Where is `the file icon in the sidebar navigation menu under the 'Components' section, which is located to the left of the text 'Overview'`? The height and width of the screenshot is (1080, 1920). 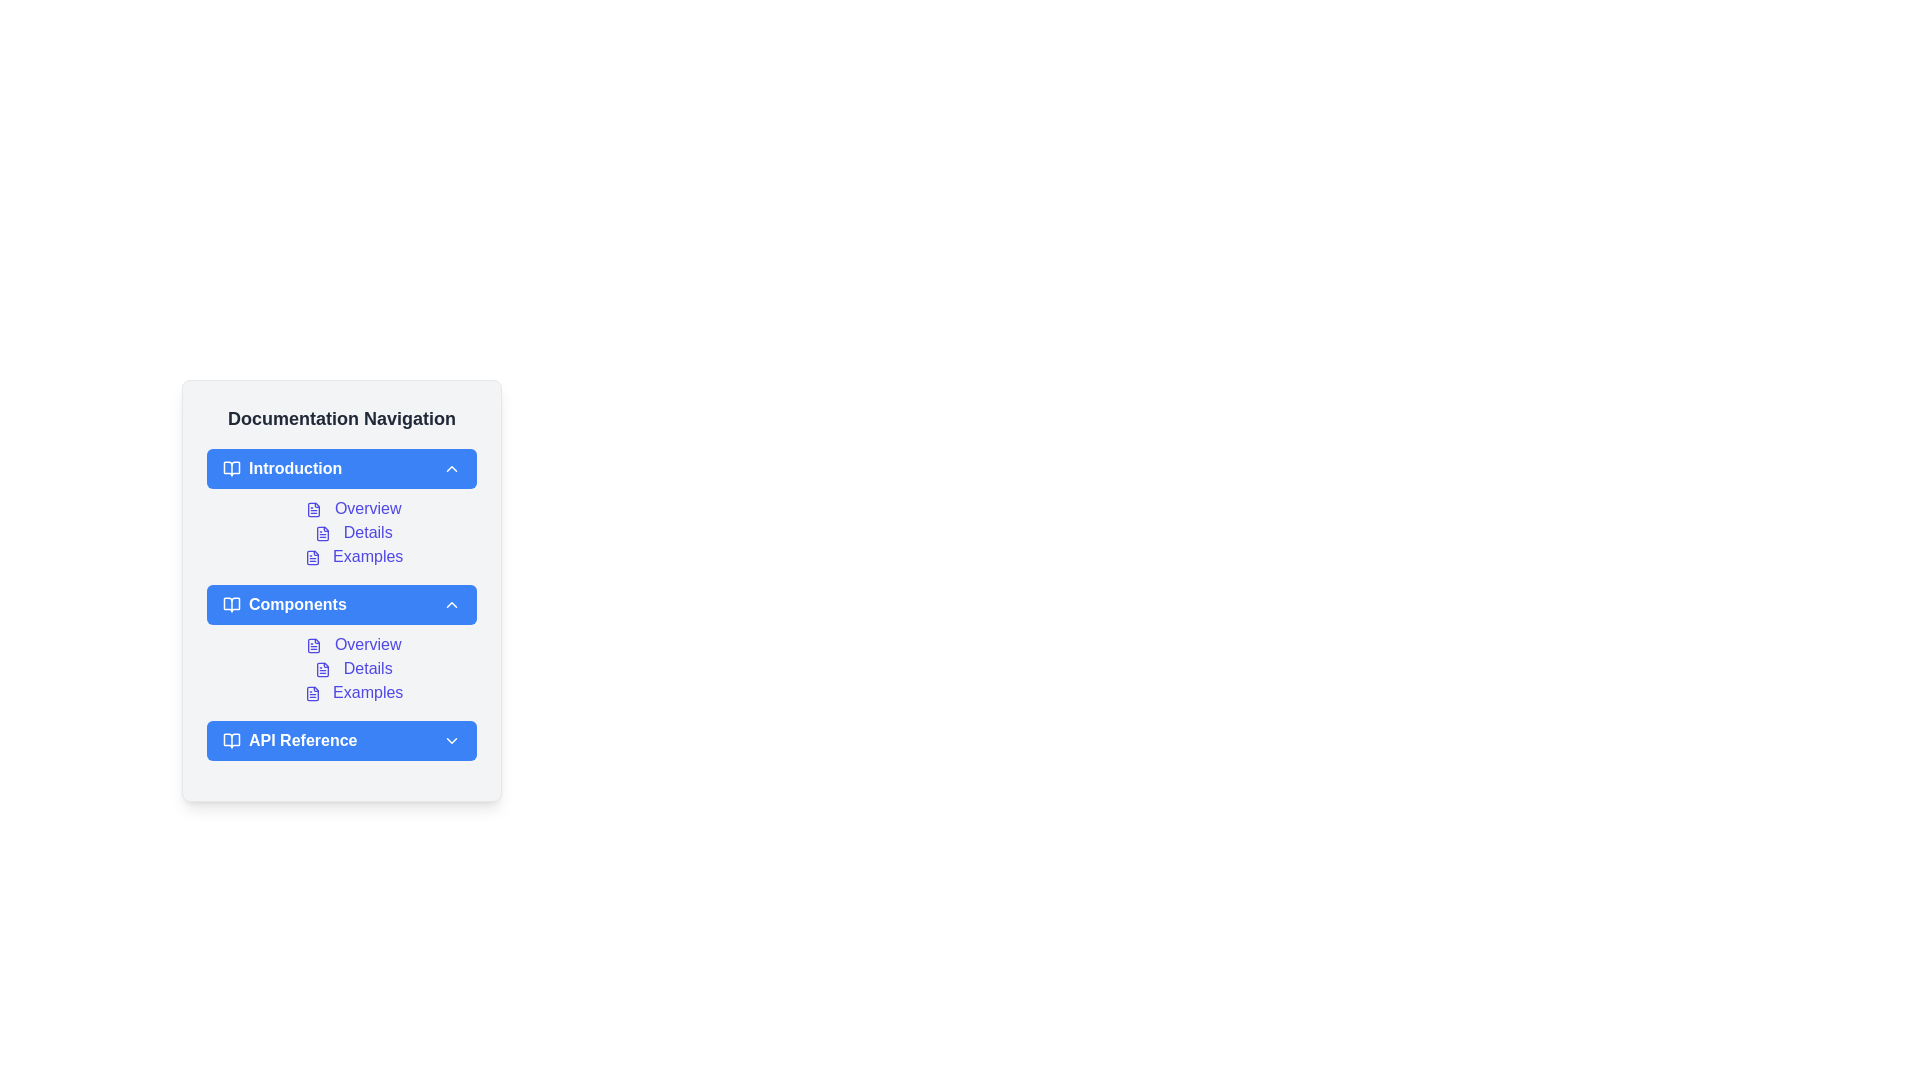 the file icon in the sidebar navigation menu under the 'Components' section, which is located to the left of the text 'Overview' is located at coordinates (313, 645).